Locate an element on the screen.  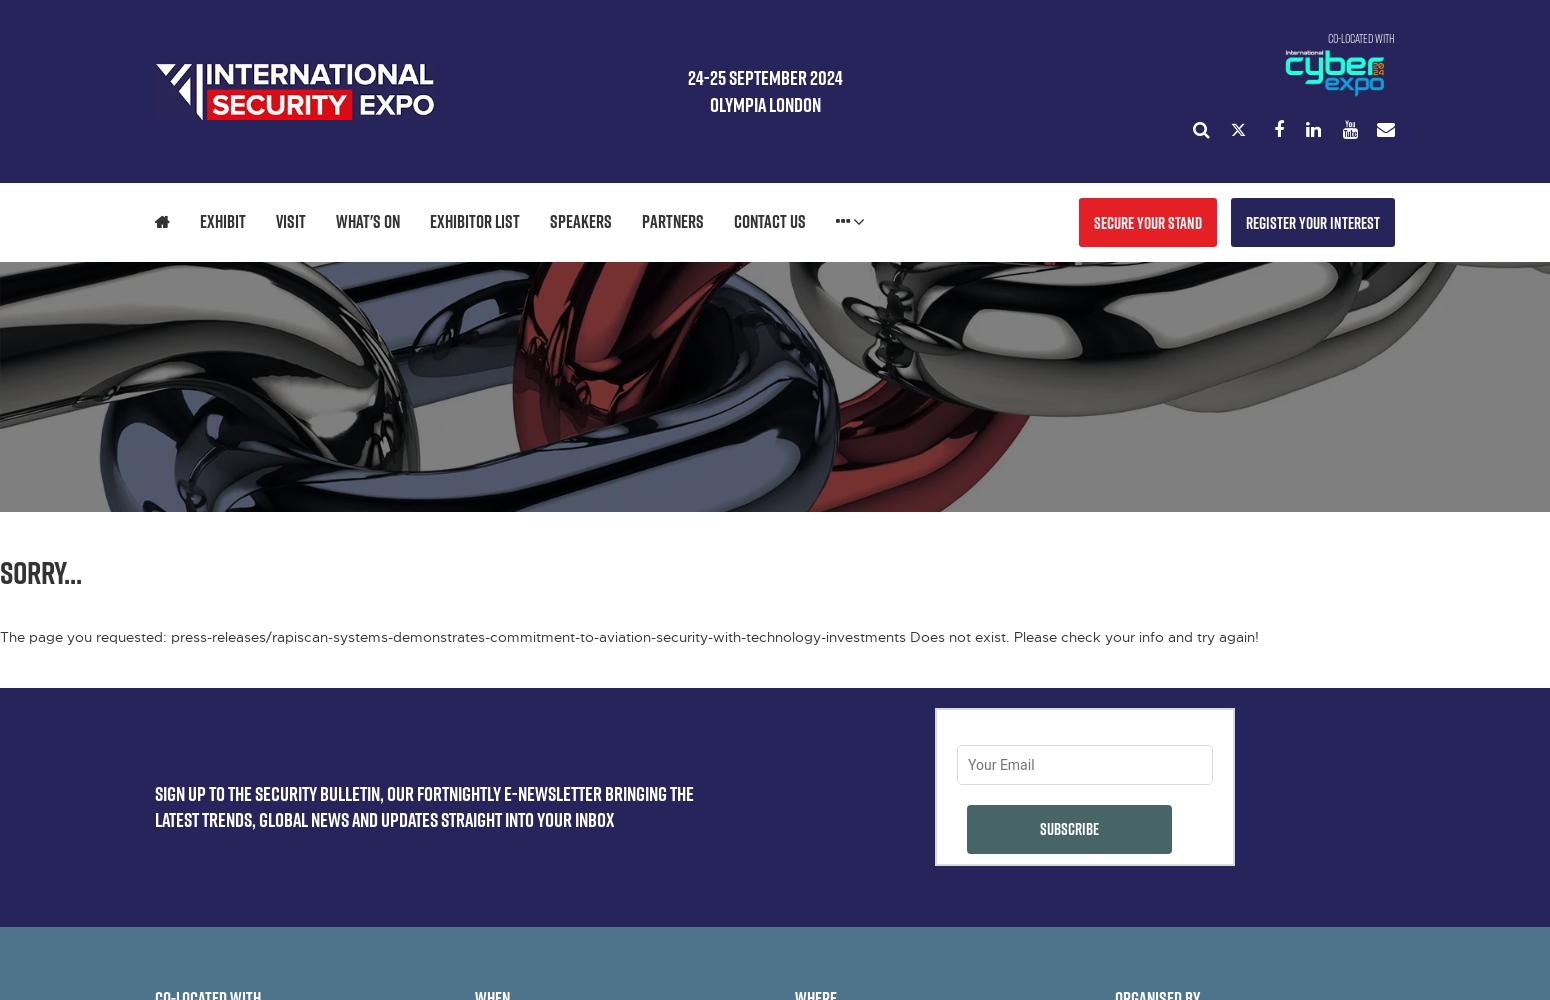
'Sorry...' is located at coordinates (40, 571).